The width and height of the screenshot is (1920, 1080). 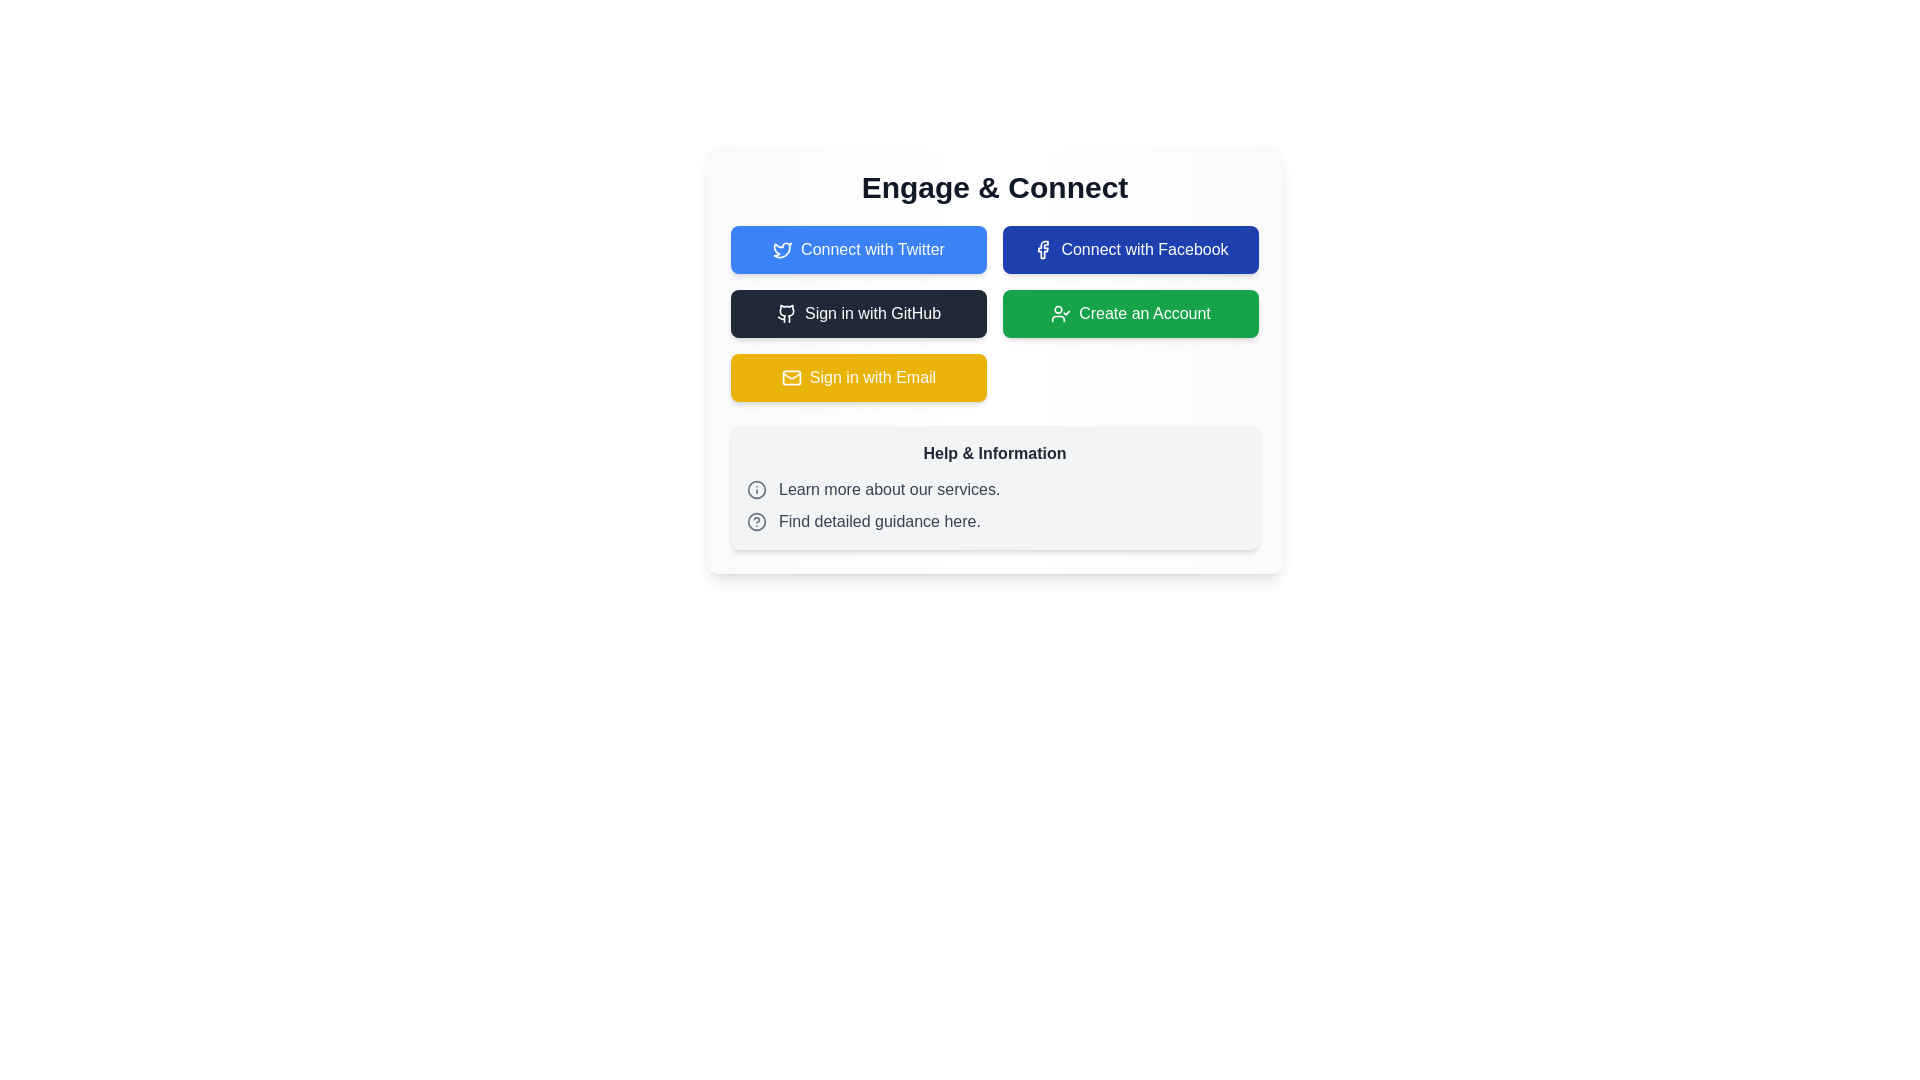 I want to click on the associated visual content of the Decorative shape that forms the background of the envelope icon in the SVG graphic, so click(x=790, y=378).